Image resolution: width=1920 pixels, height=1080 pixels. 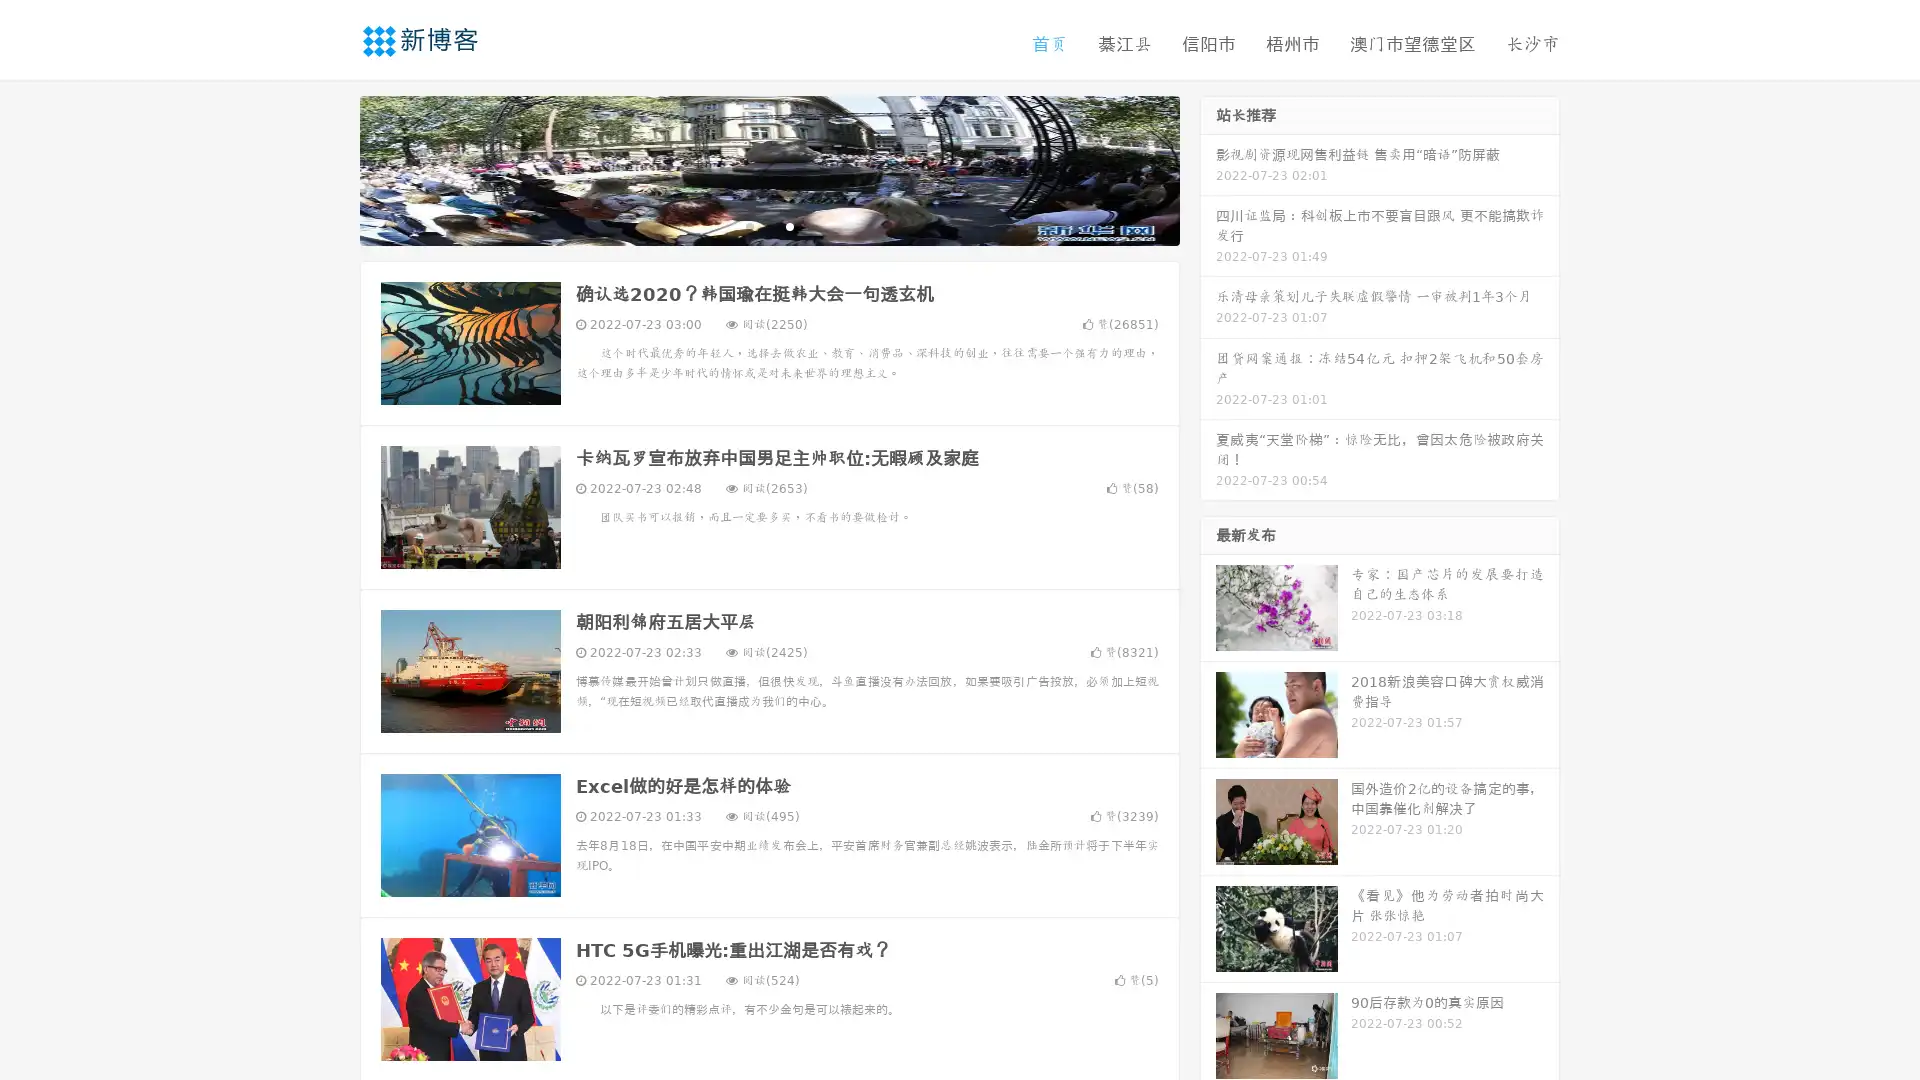 What do you see at coordinates (789, 225) in the screenshot?
I see `Go to slide 3` at bounding box center [789, 225].